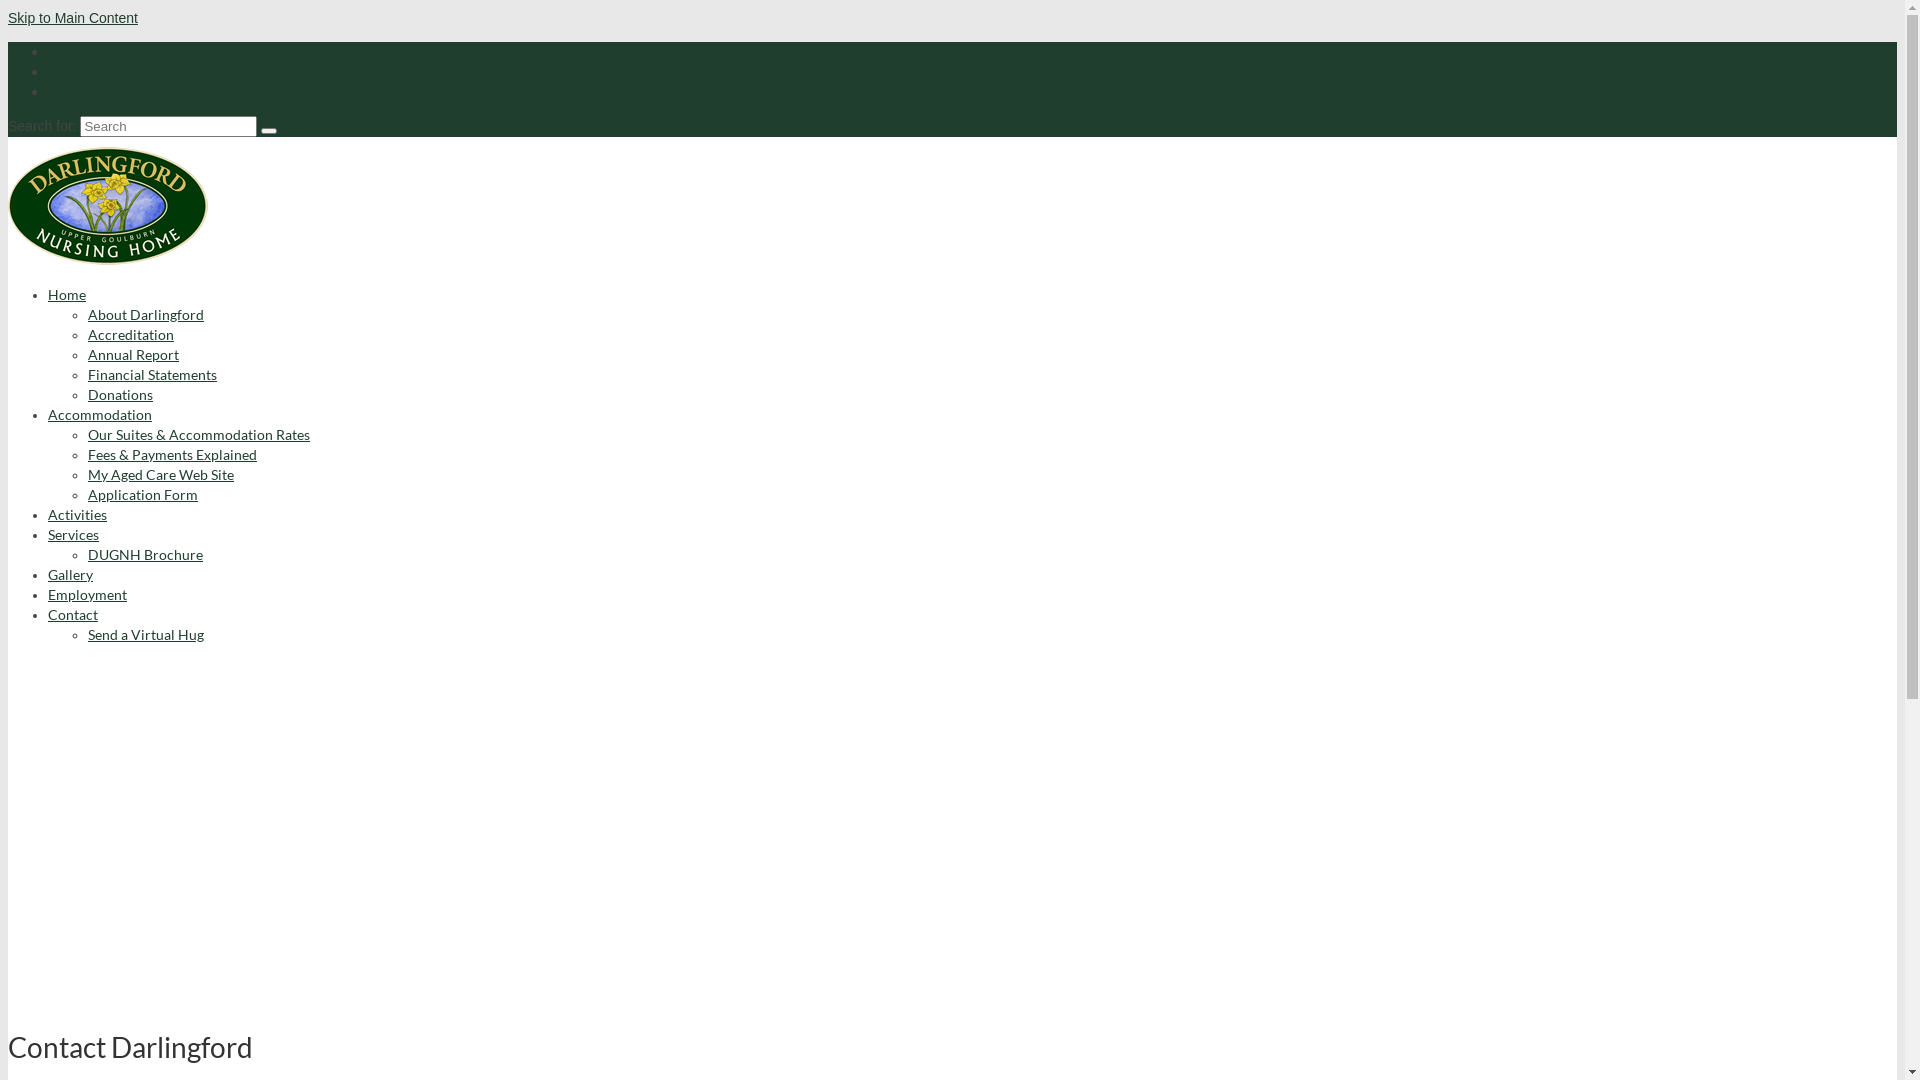 Image resolution: width=1920 pixels, height=1080 pixels. Describe the element at coordinates (144, 554) in the screenshot. I see `'DUGNH Brochure'` at that location.